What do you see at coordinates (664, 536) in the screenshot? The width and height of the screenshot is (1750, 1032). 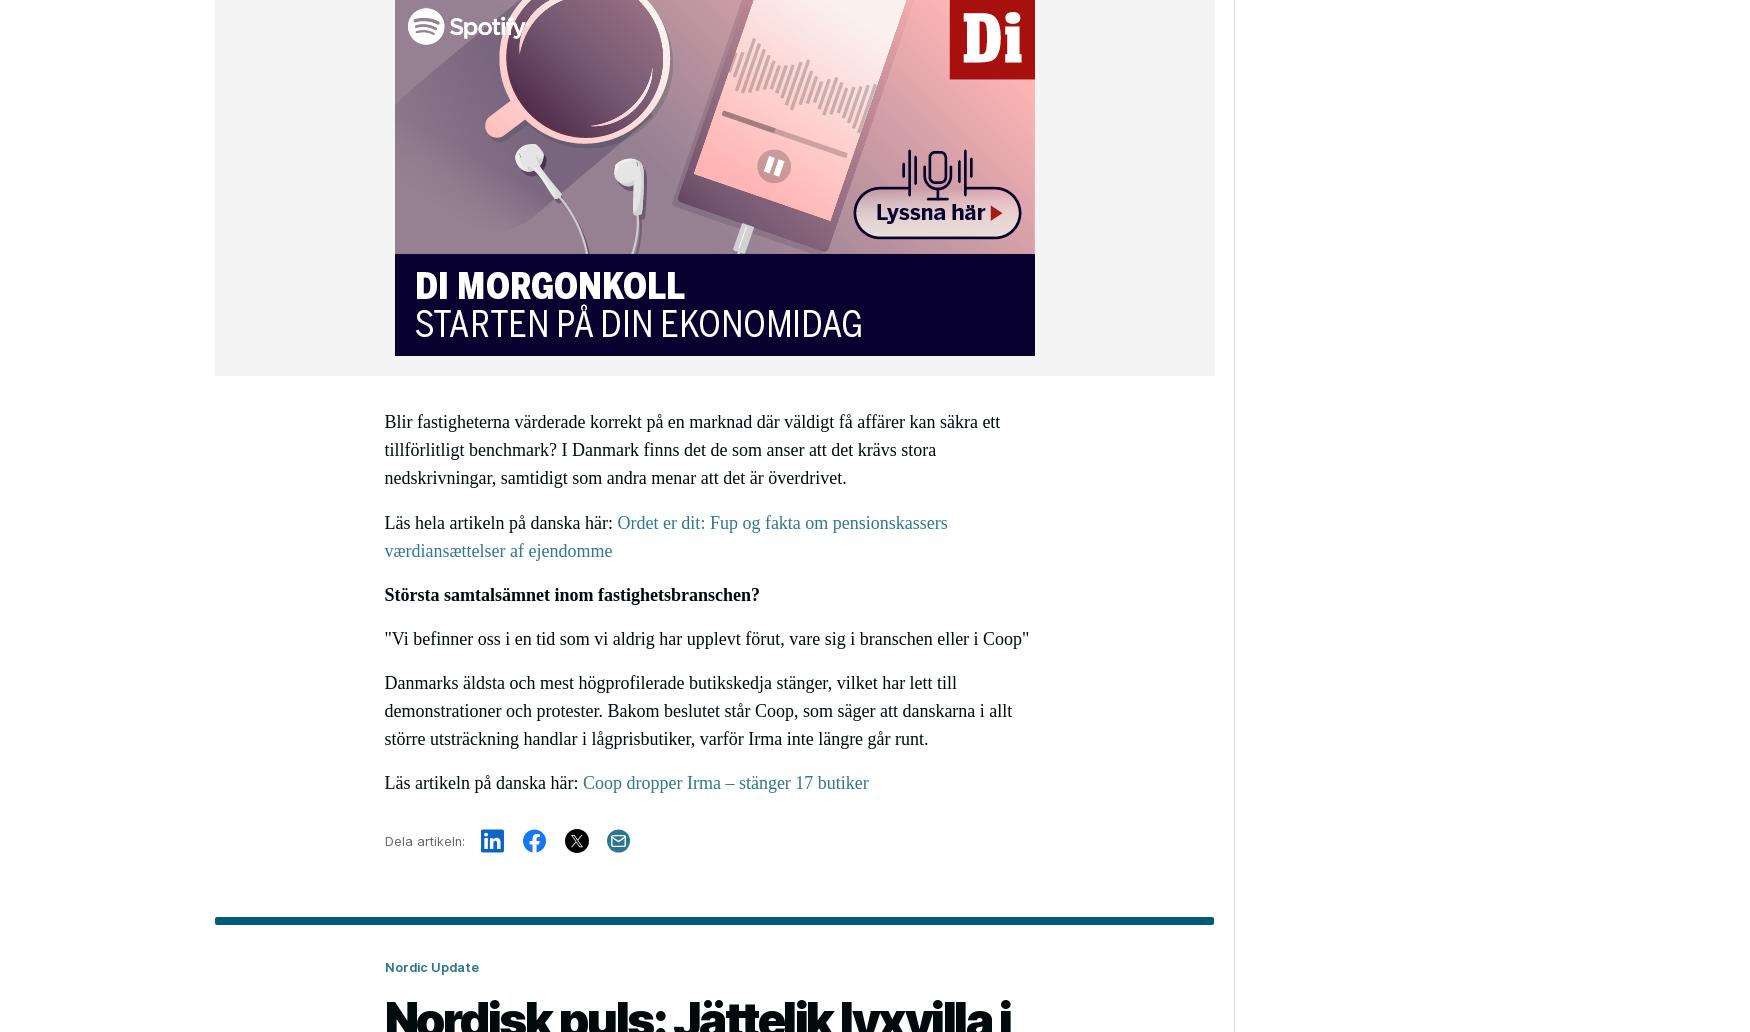 I see `'Ordet er dit: Fup og fakta om pensionskassers værdiansættelser af ejendomme'` at bounding box center [664, 536].